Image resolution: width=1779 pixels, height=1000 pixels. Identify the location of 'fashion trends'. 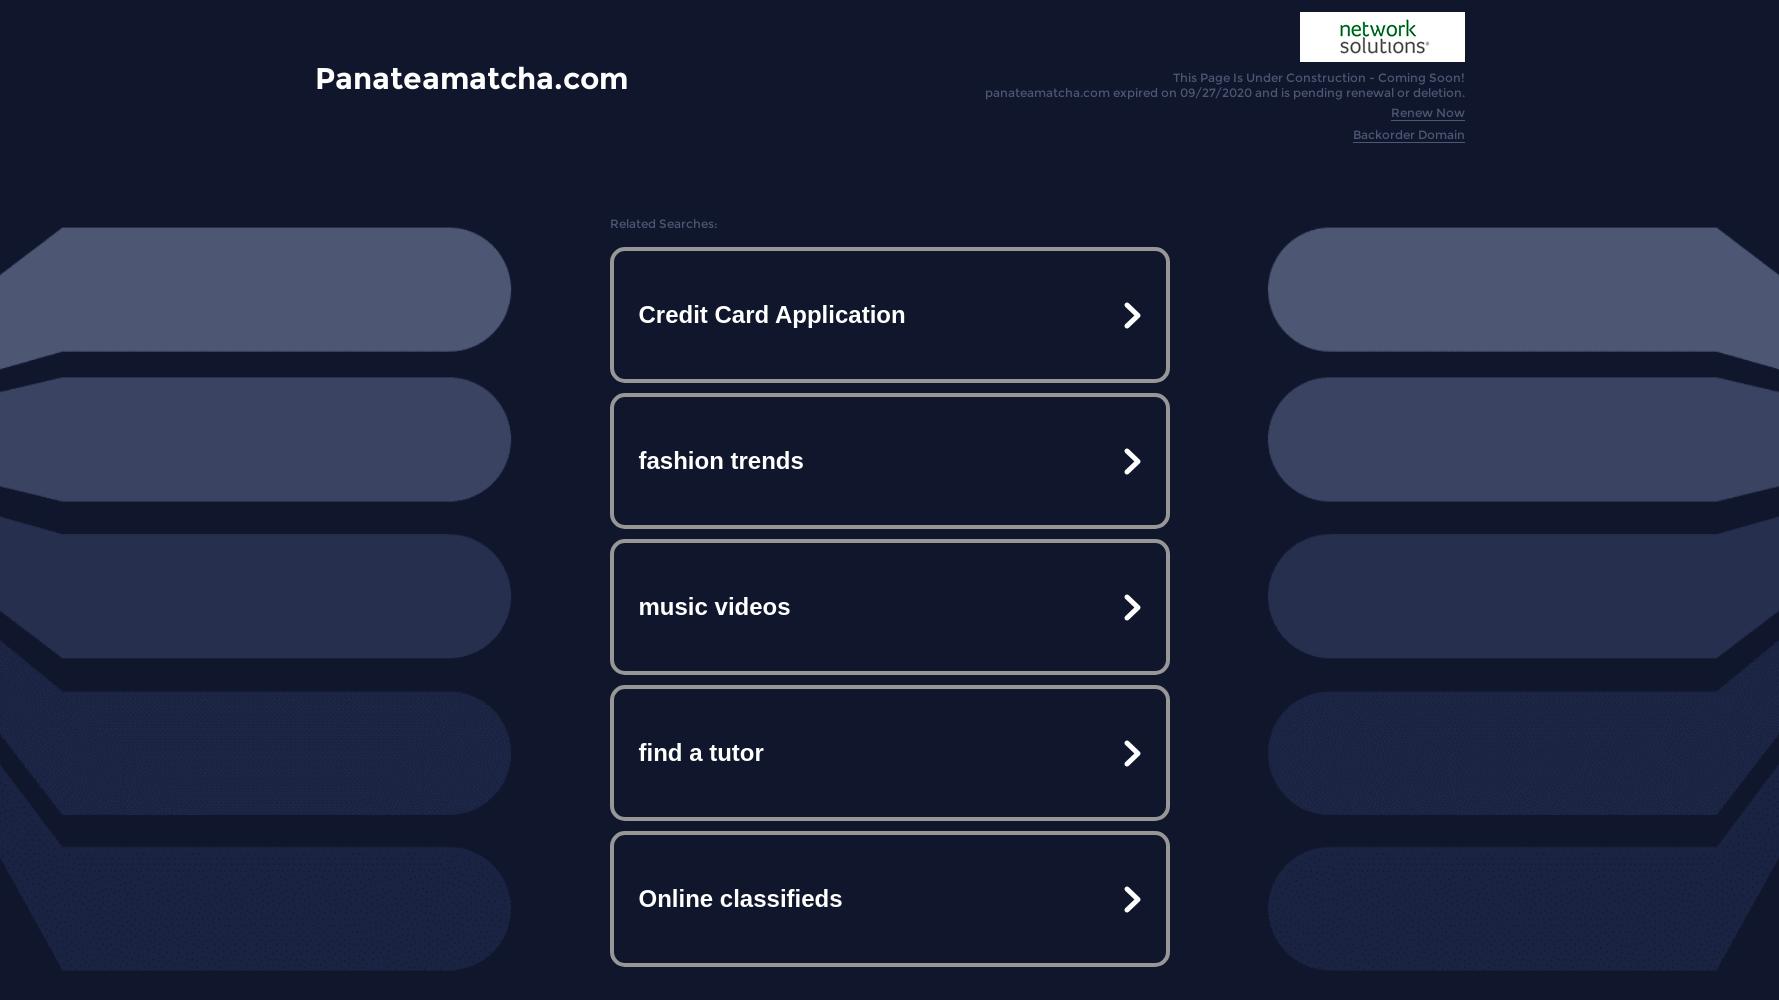
(636, 459).